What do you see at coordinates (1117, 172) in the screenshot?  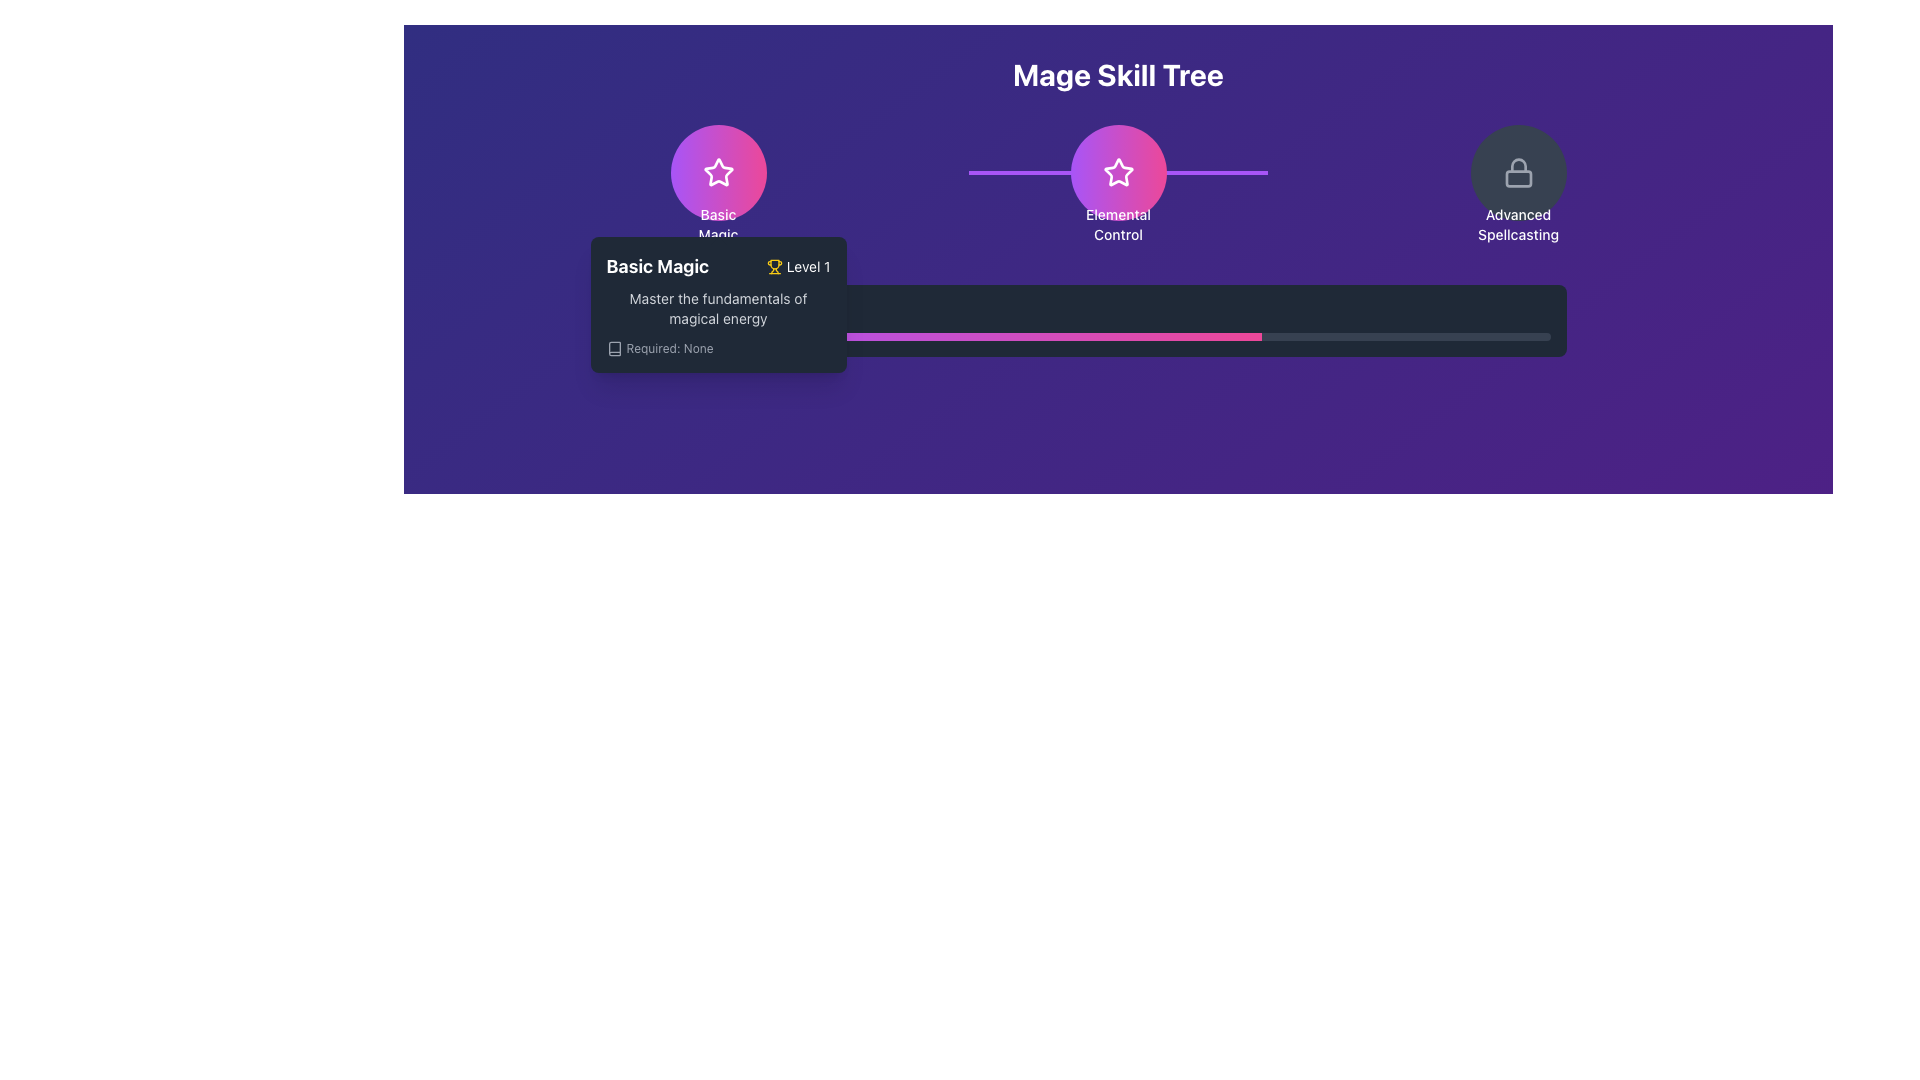 I see `the 'Elemental Control' button in the center of the Mage Skill Tree` at bounding box center [1117, 172].